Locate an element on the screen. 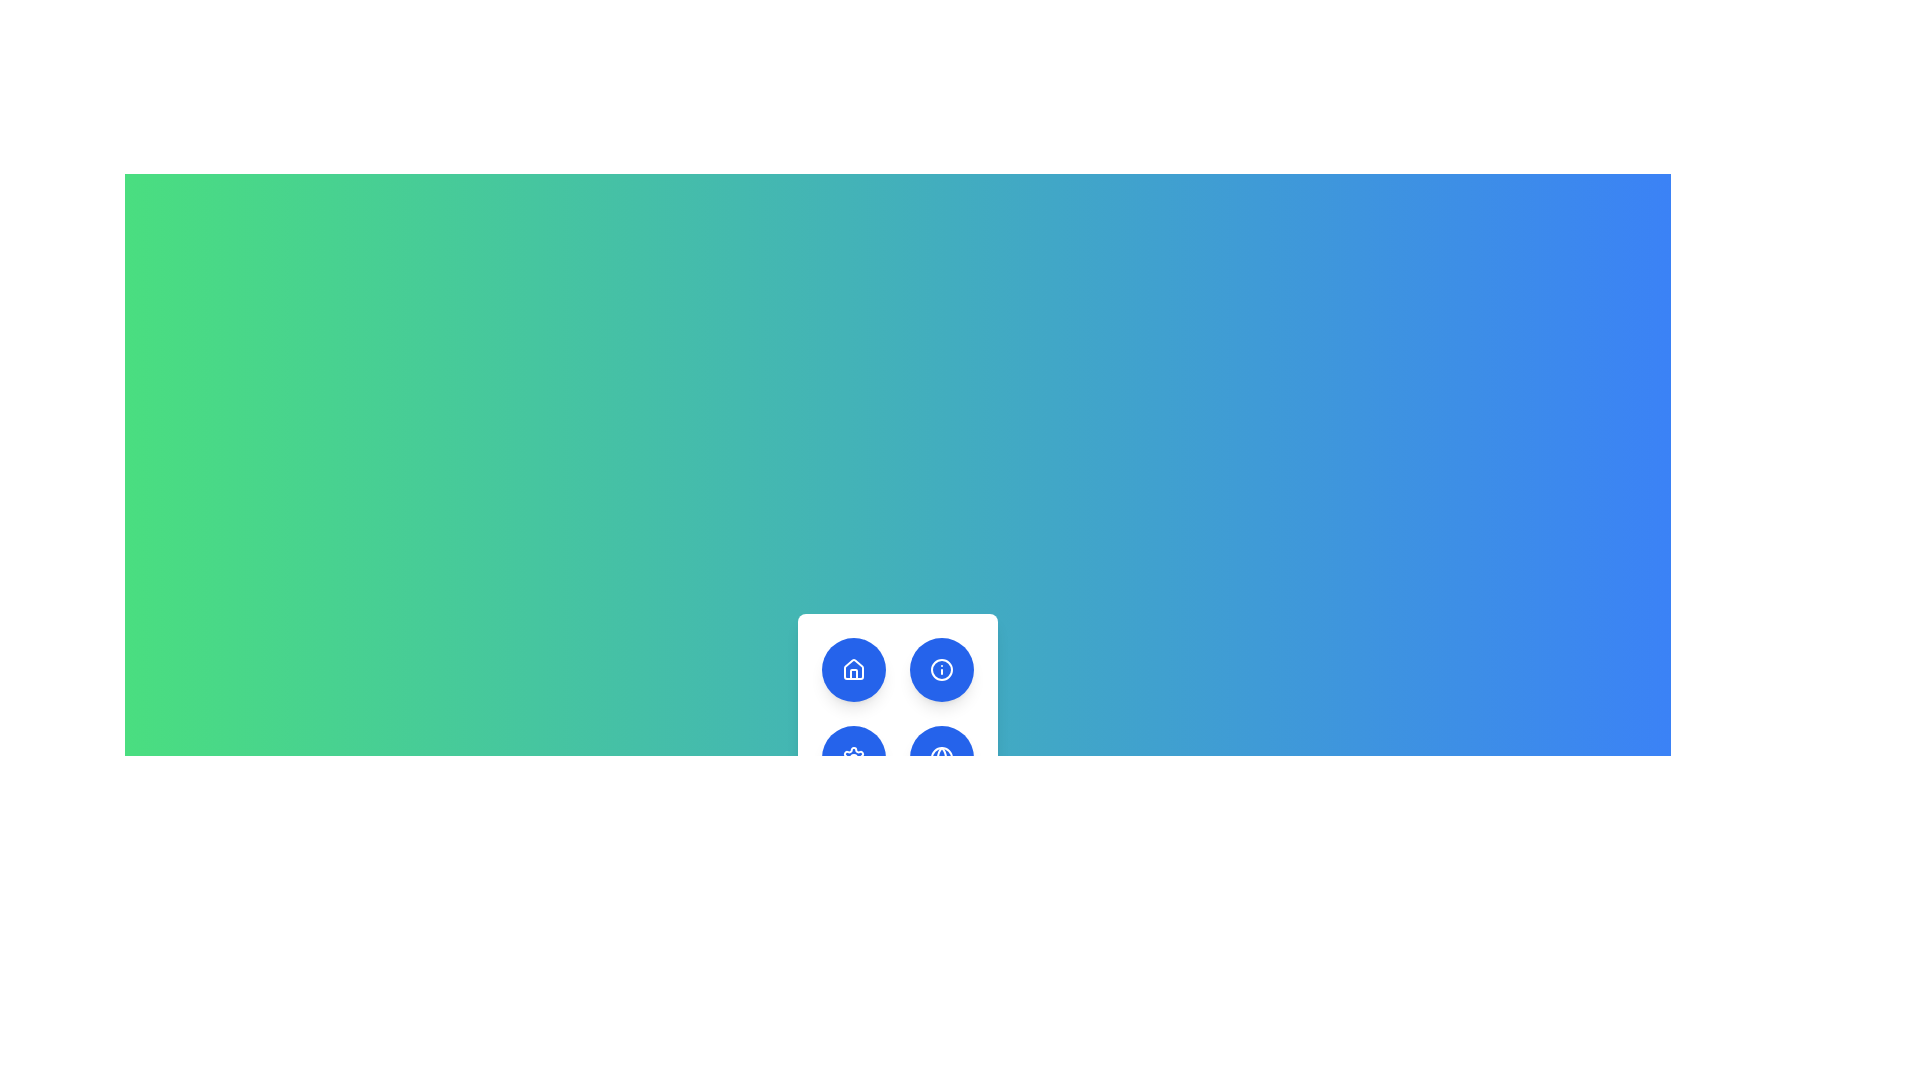 The width and height of the screenshot is (1920, 1080). the 'info' icon button located in the second position of the top row in a grid of circular buttons is located at coordinates (940, 670).